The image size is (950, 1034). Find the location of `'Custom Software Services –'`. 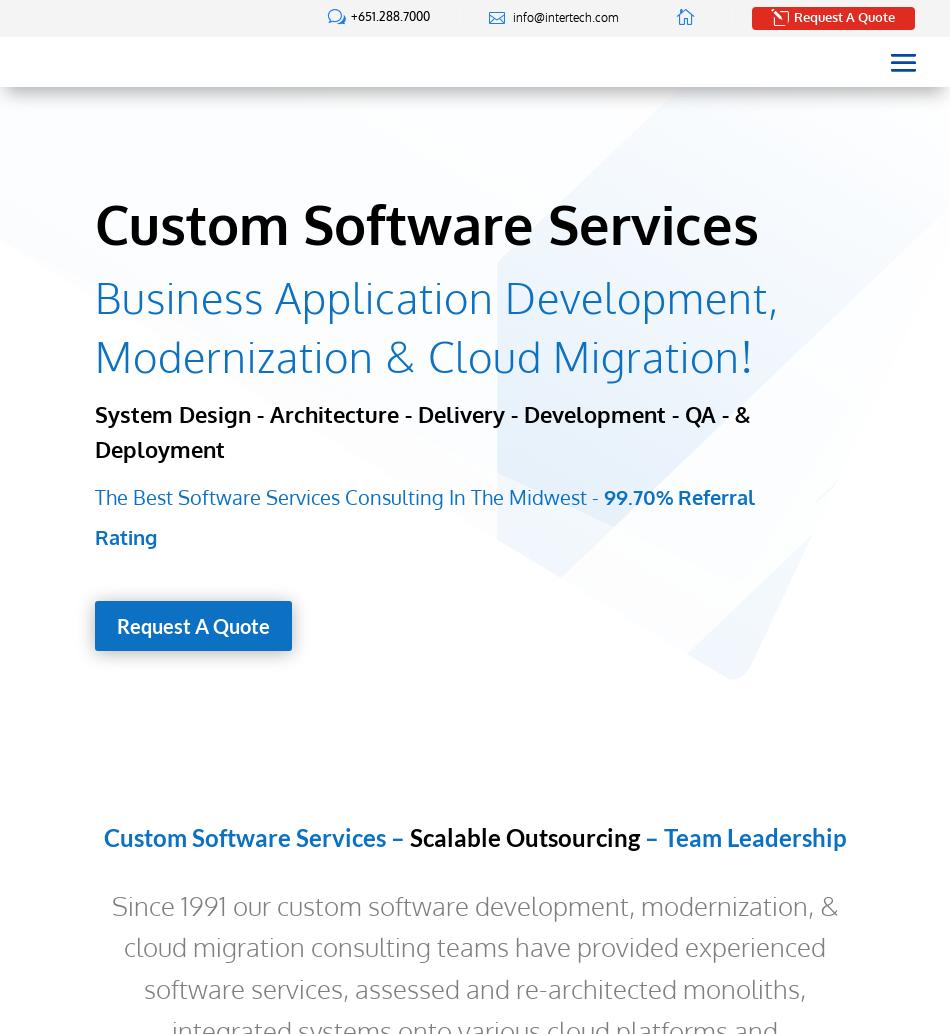

'Custom Software Services –' is located at coordinates (255, 836).